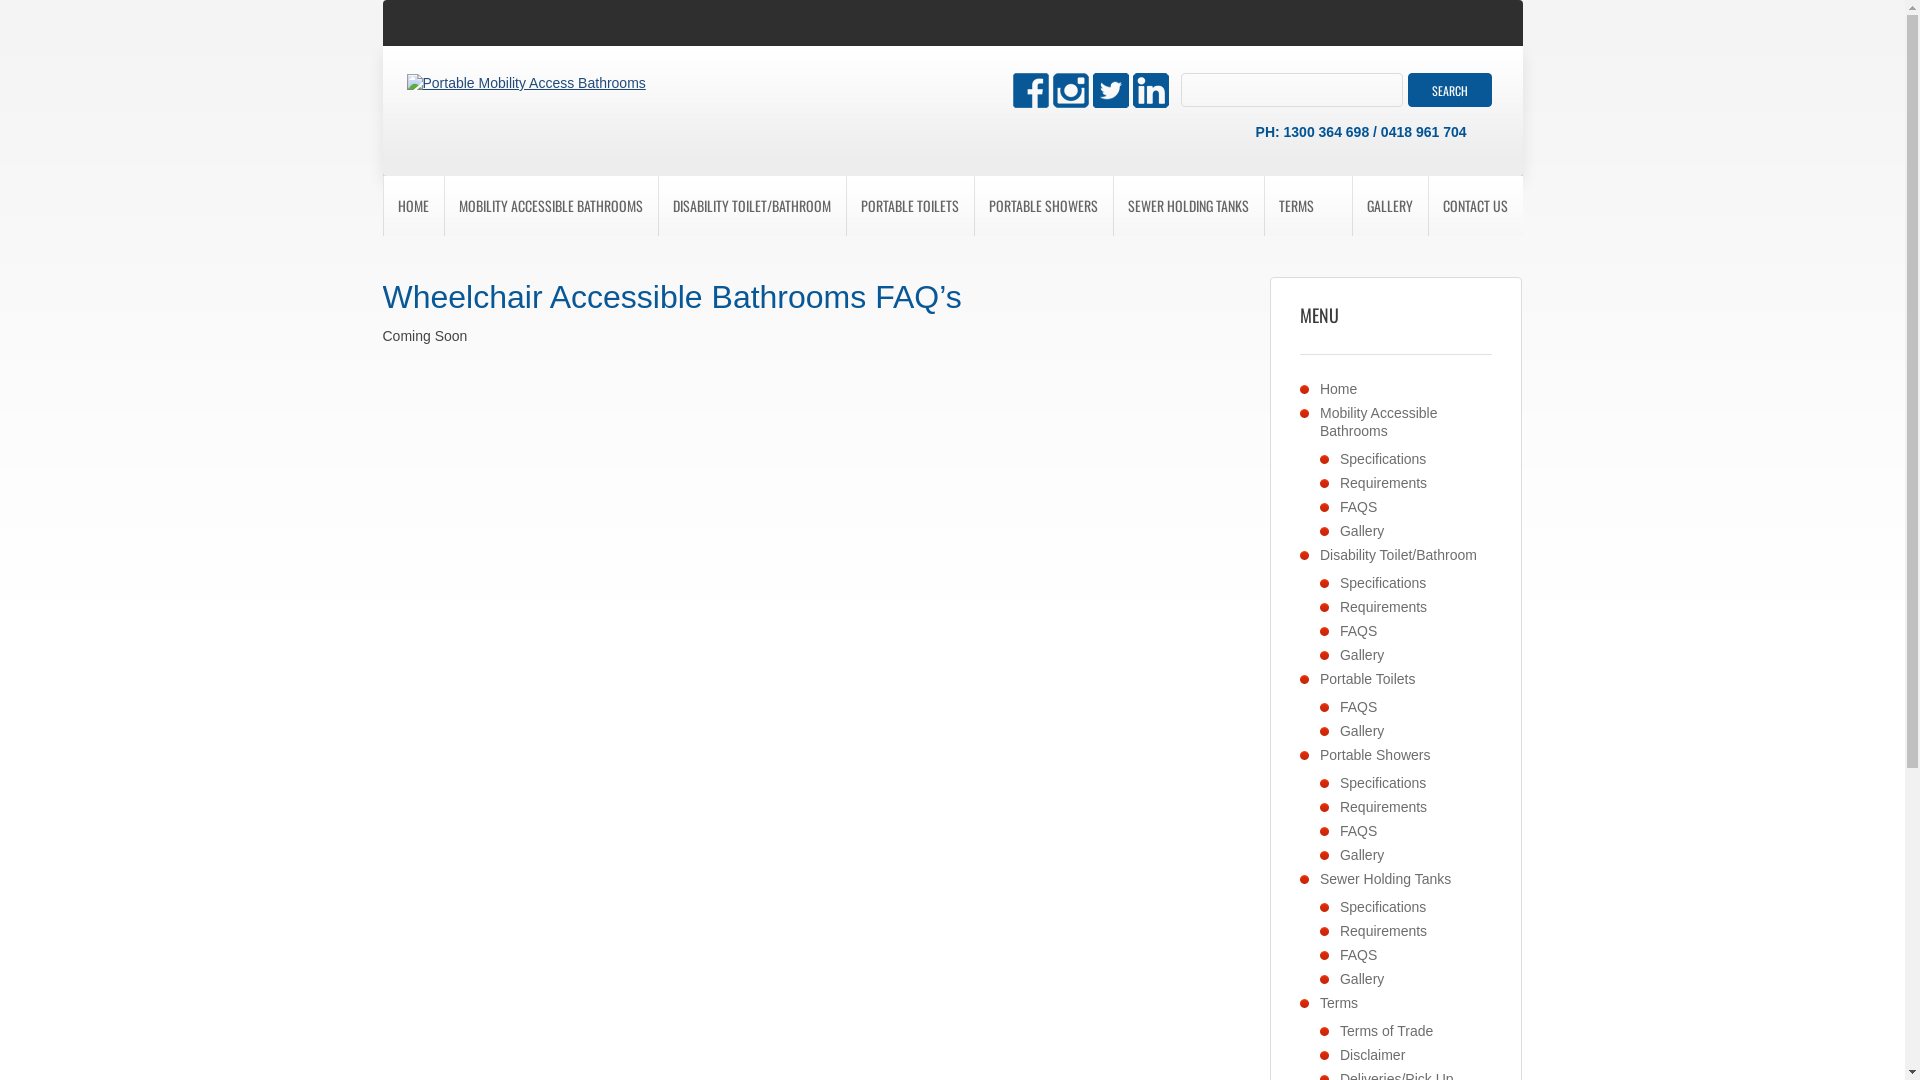 This screenshot has width=1920, height=1080. What do you see at coordinates (1352, 205) in the screenshot?
I see `'GALLERY'` at bounding box center [1352, 205].